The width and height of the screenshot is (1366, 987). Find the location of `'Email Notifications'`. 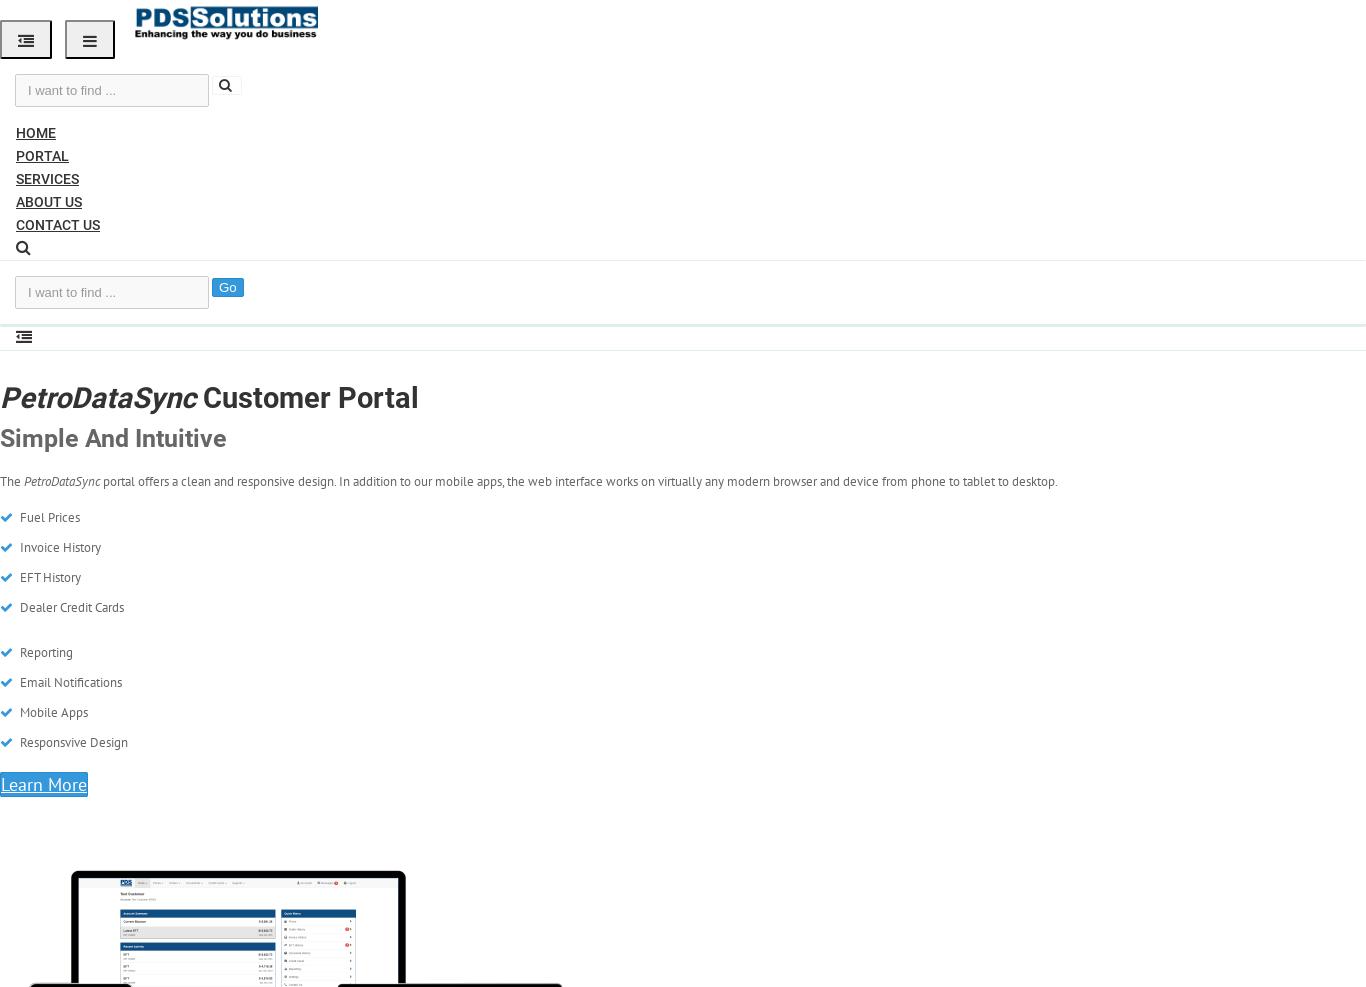

'Email Notifications' is located at coordinates (69, 682).